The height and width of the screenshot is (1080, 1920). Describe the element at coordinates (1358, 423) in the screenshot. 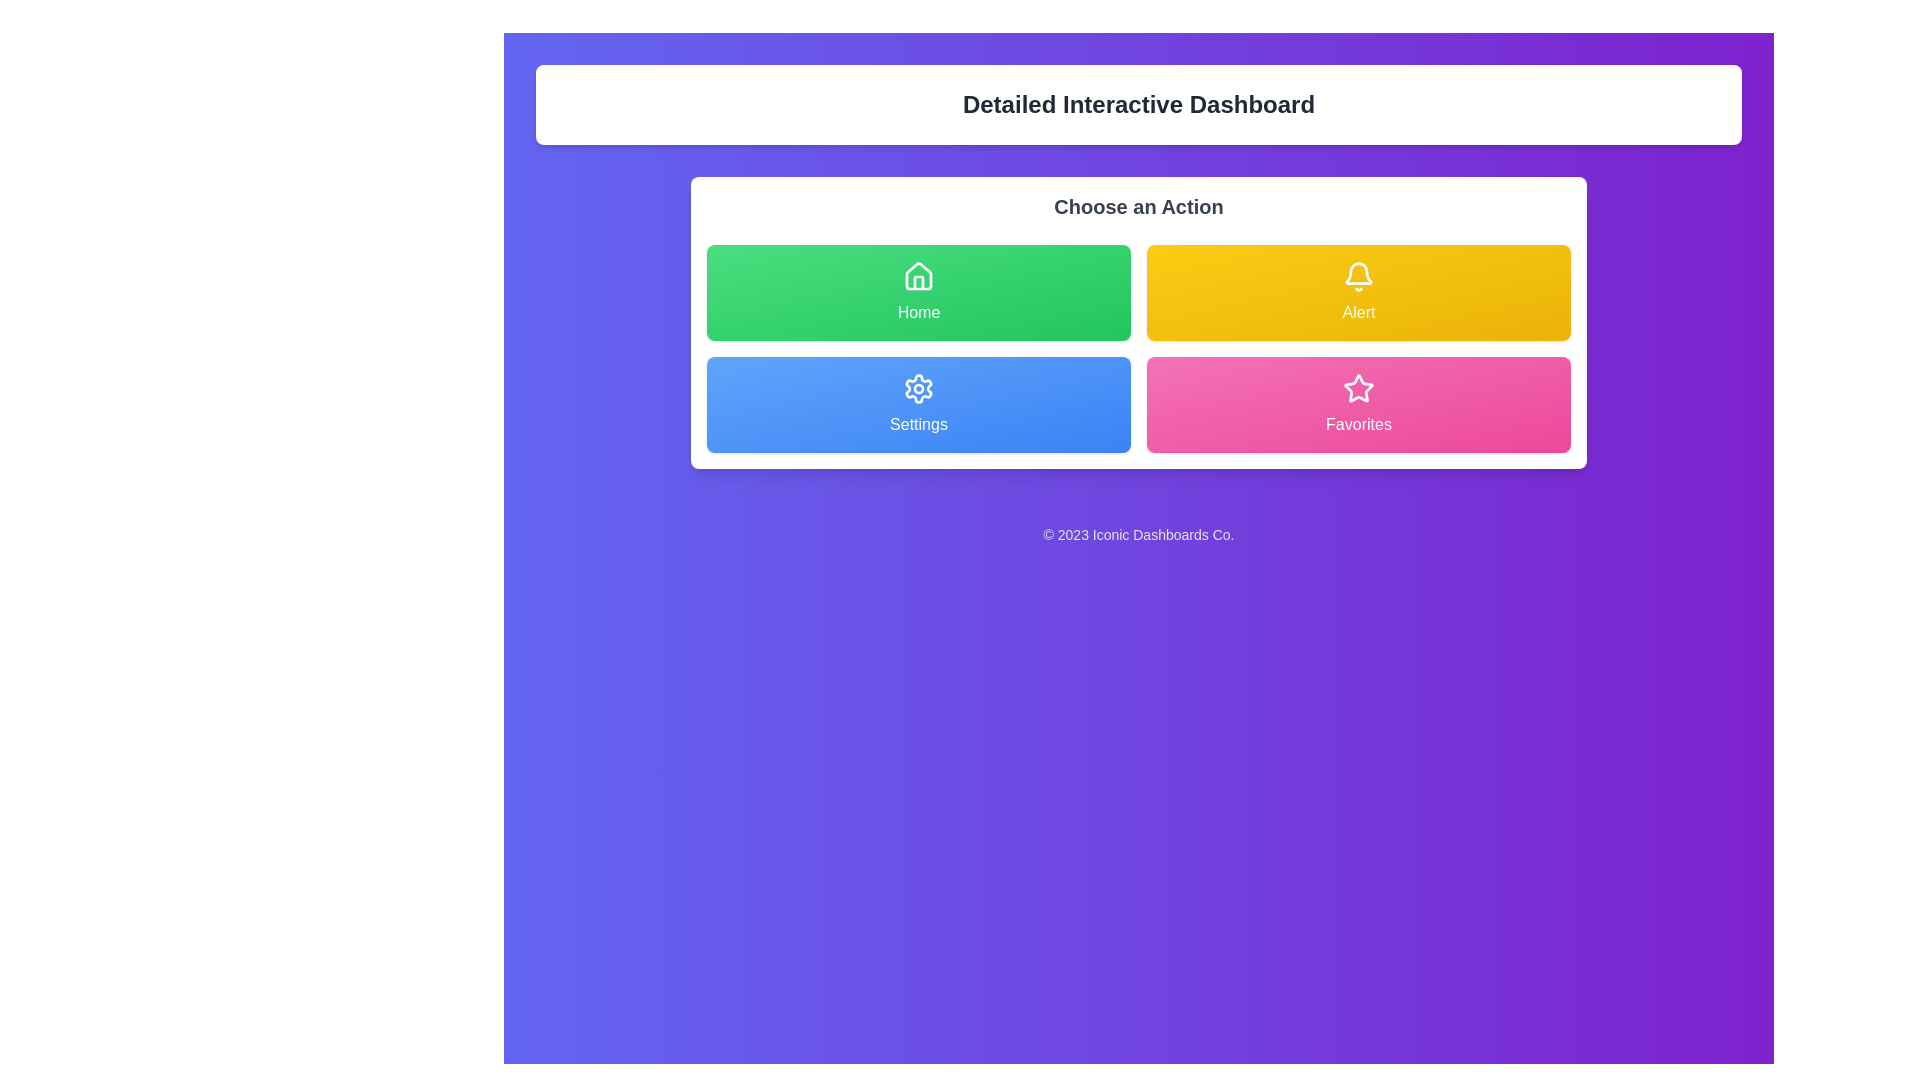

I see `text label that indicates the 'Favorites' action, located at the bottom of the pink rectangular button with a star icon` at that location.